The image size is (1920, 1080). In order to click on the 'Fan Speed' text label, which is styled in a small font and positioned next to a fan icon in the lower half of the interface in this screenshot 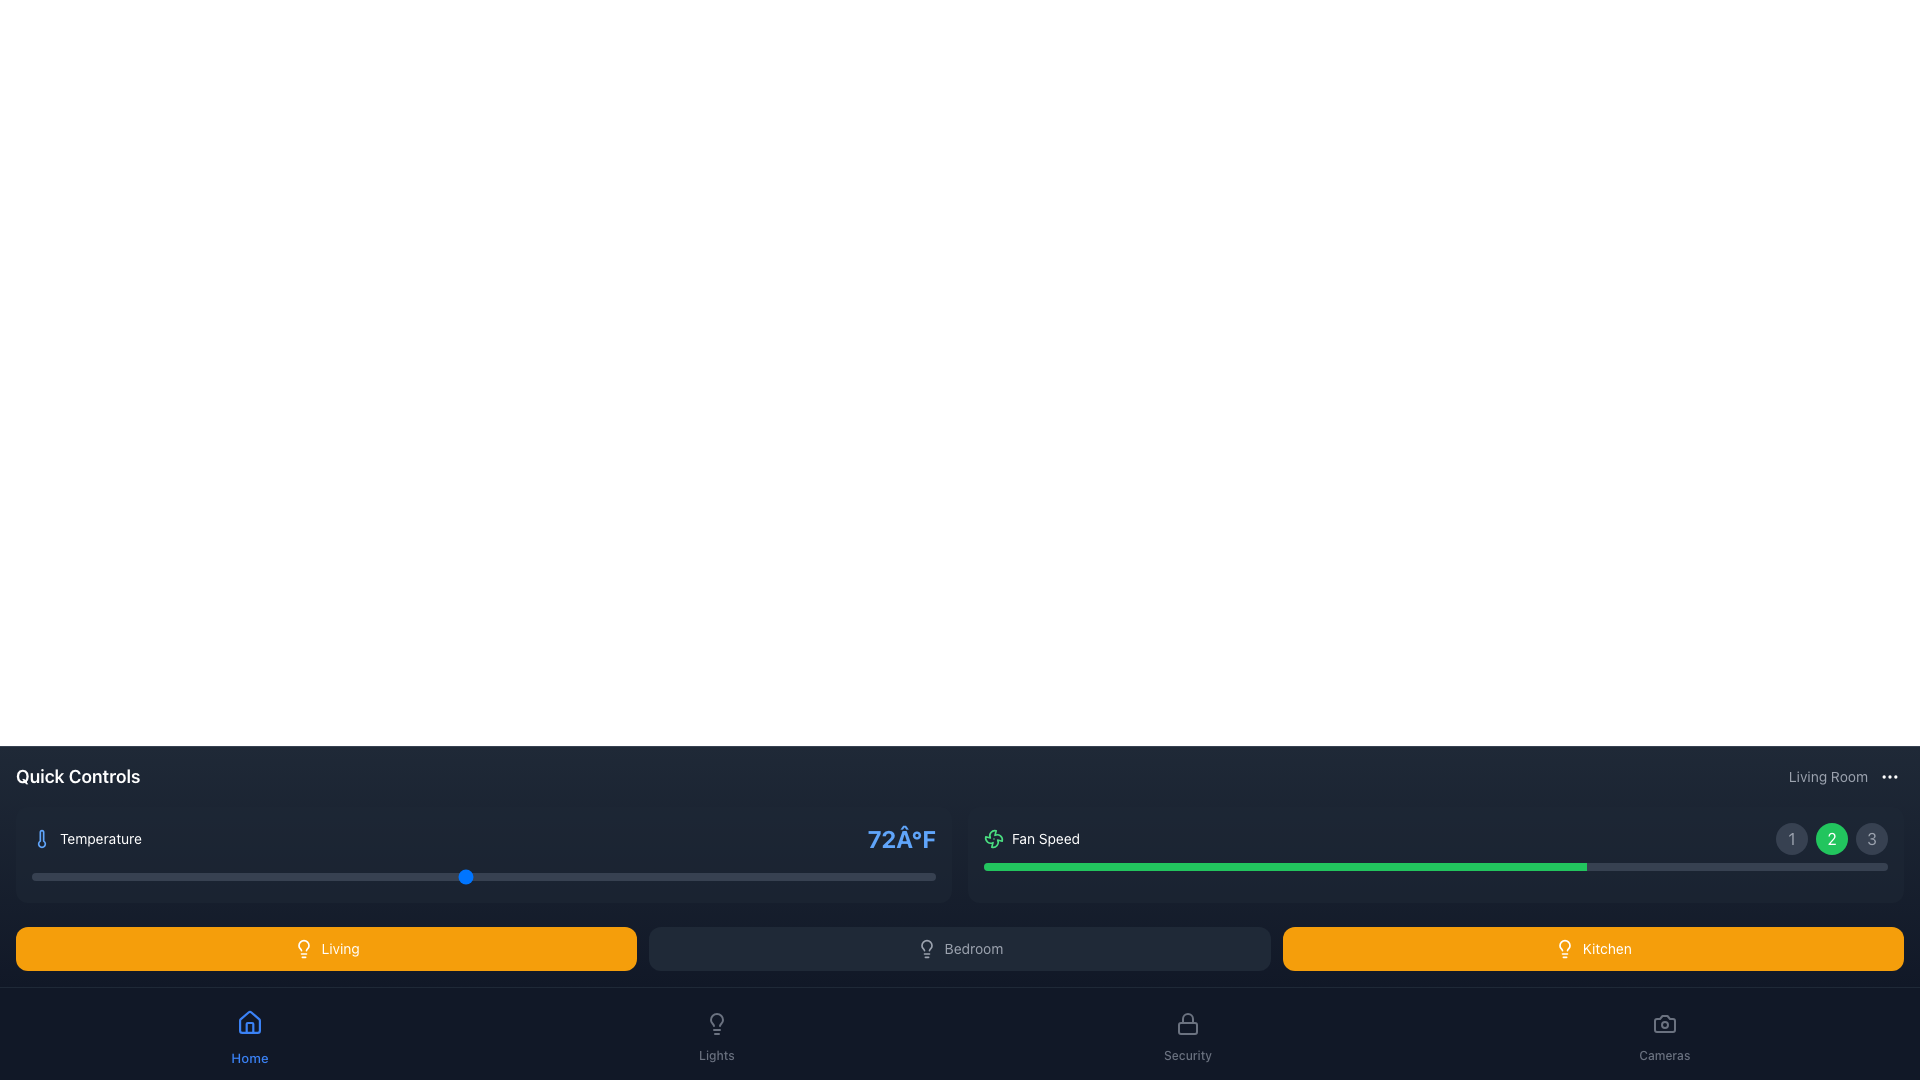, I will do `click(1045, 839)`.